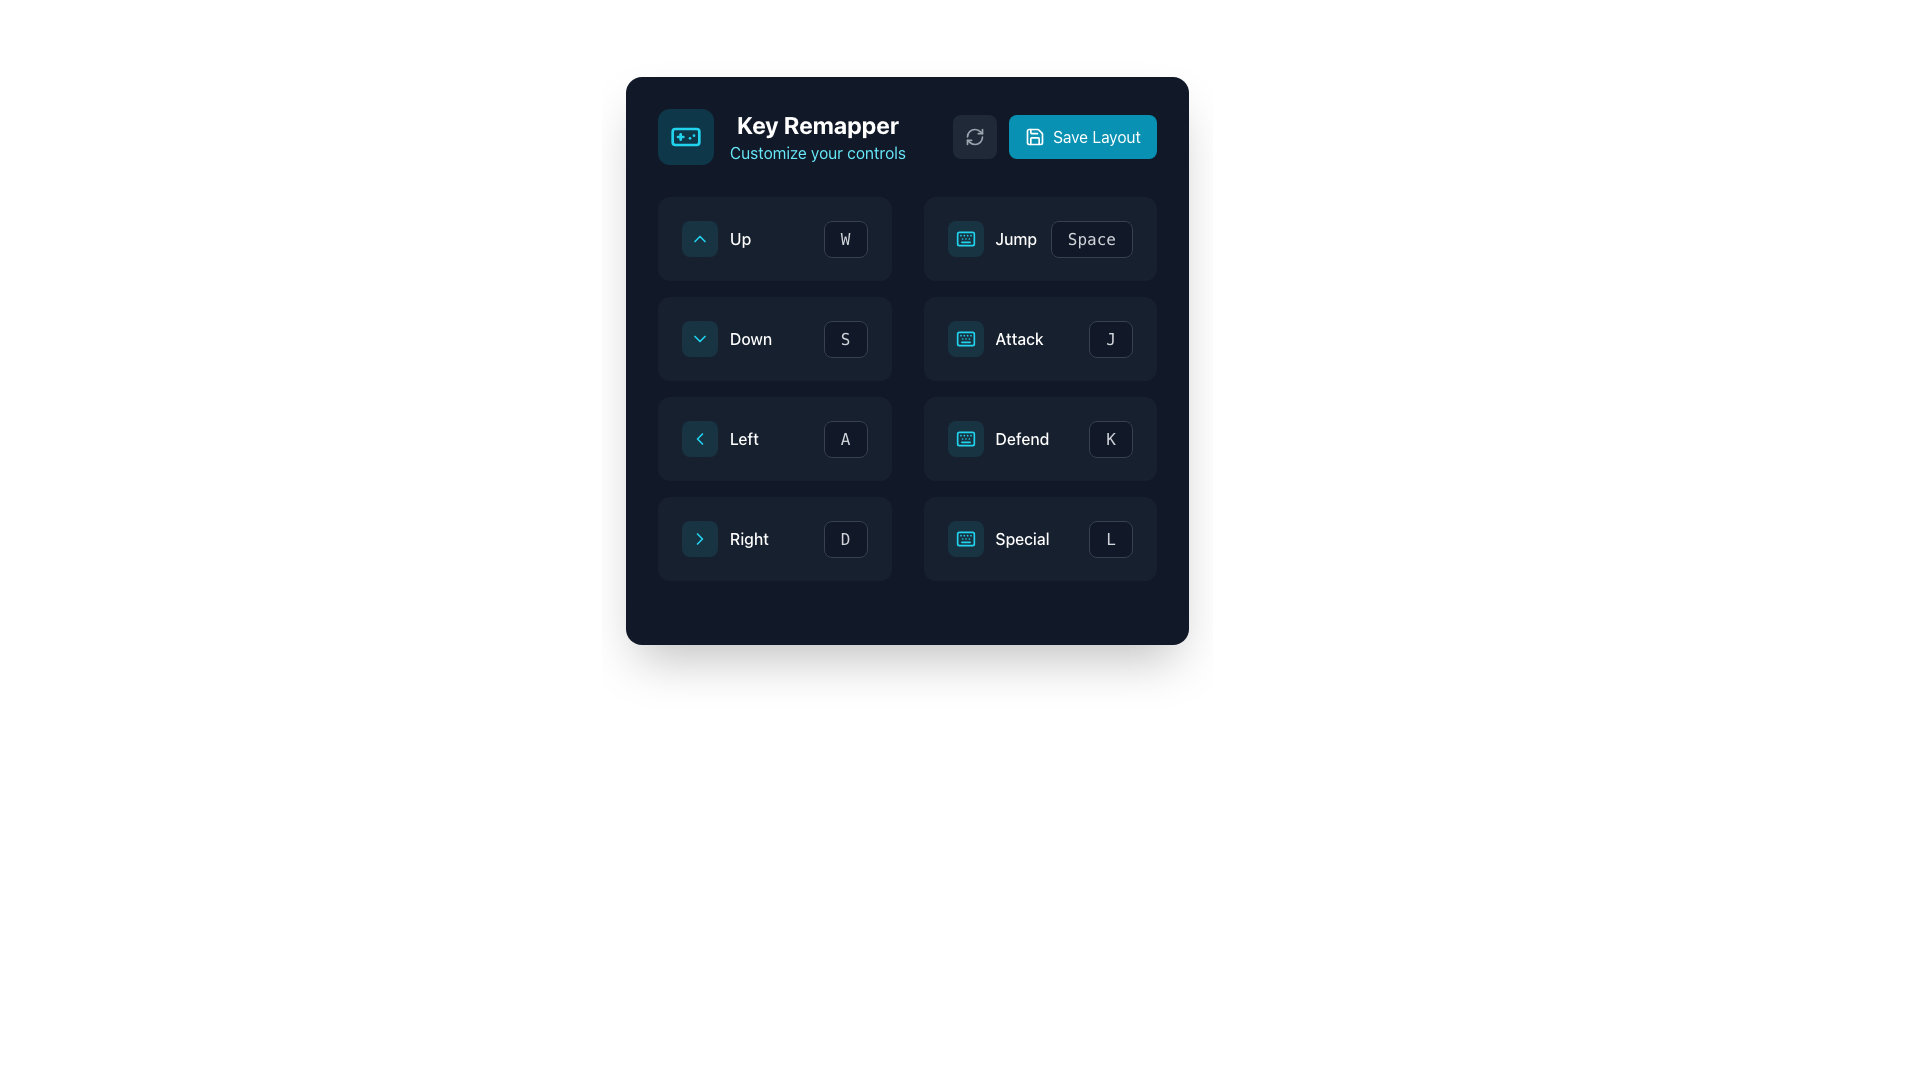  What do you see at coordinates (700, 238) in the screenshot?
I see `the displayed information by interacting with the upward pointing arrow icon button, which is a small rounded rectangular element with a cyan border and background, located to the left of the 'Up' text` at bounding box center [700, 238].